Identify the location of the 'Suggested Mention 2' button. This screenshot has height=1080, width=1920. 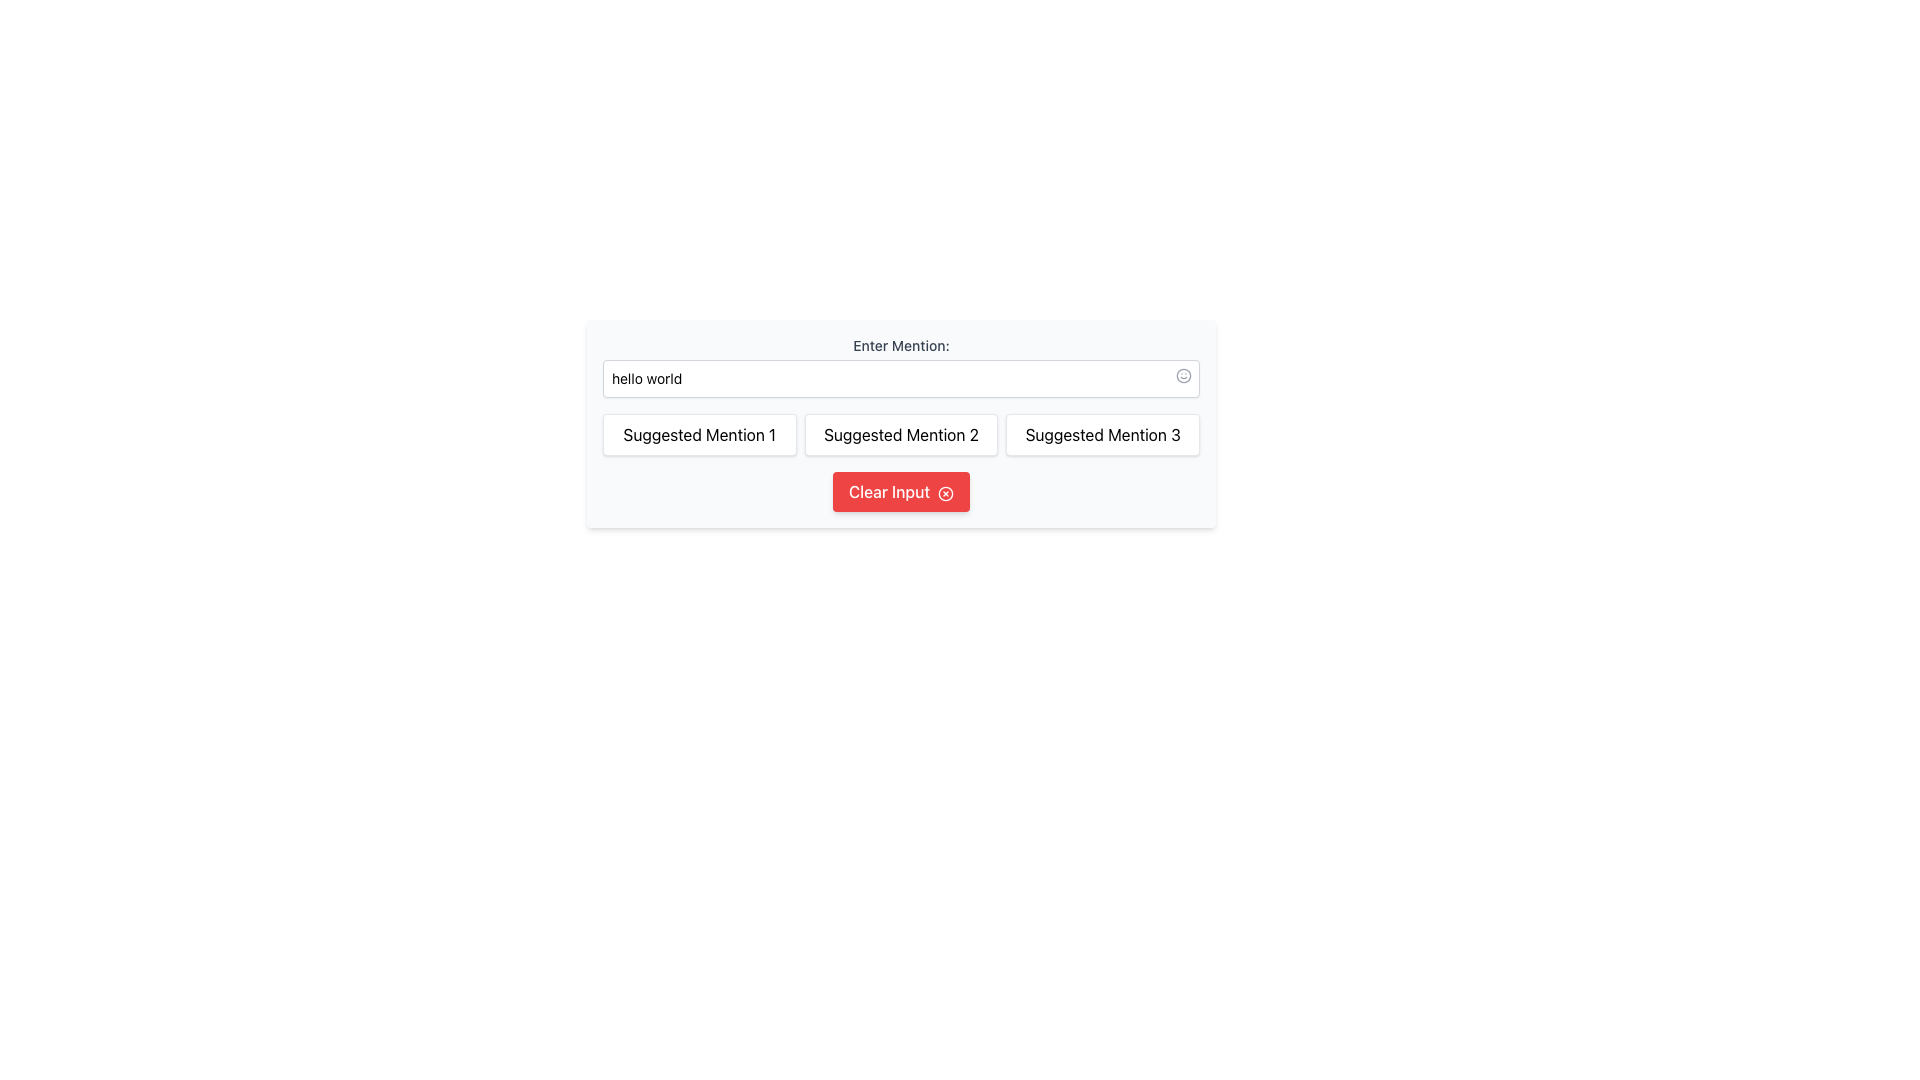
(900, 434).